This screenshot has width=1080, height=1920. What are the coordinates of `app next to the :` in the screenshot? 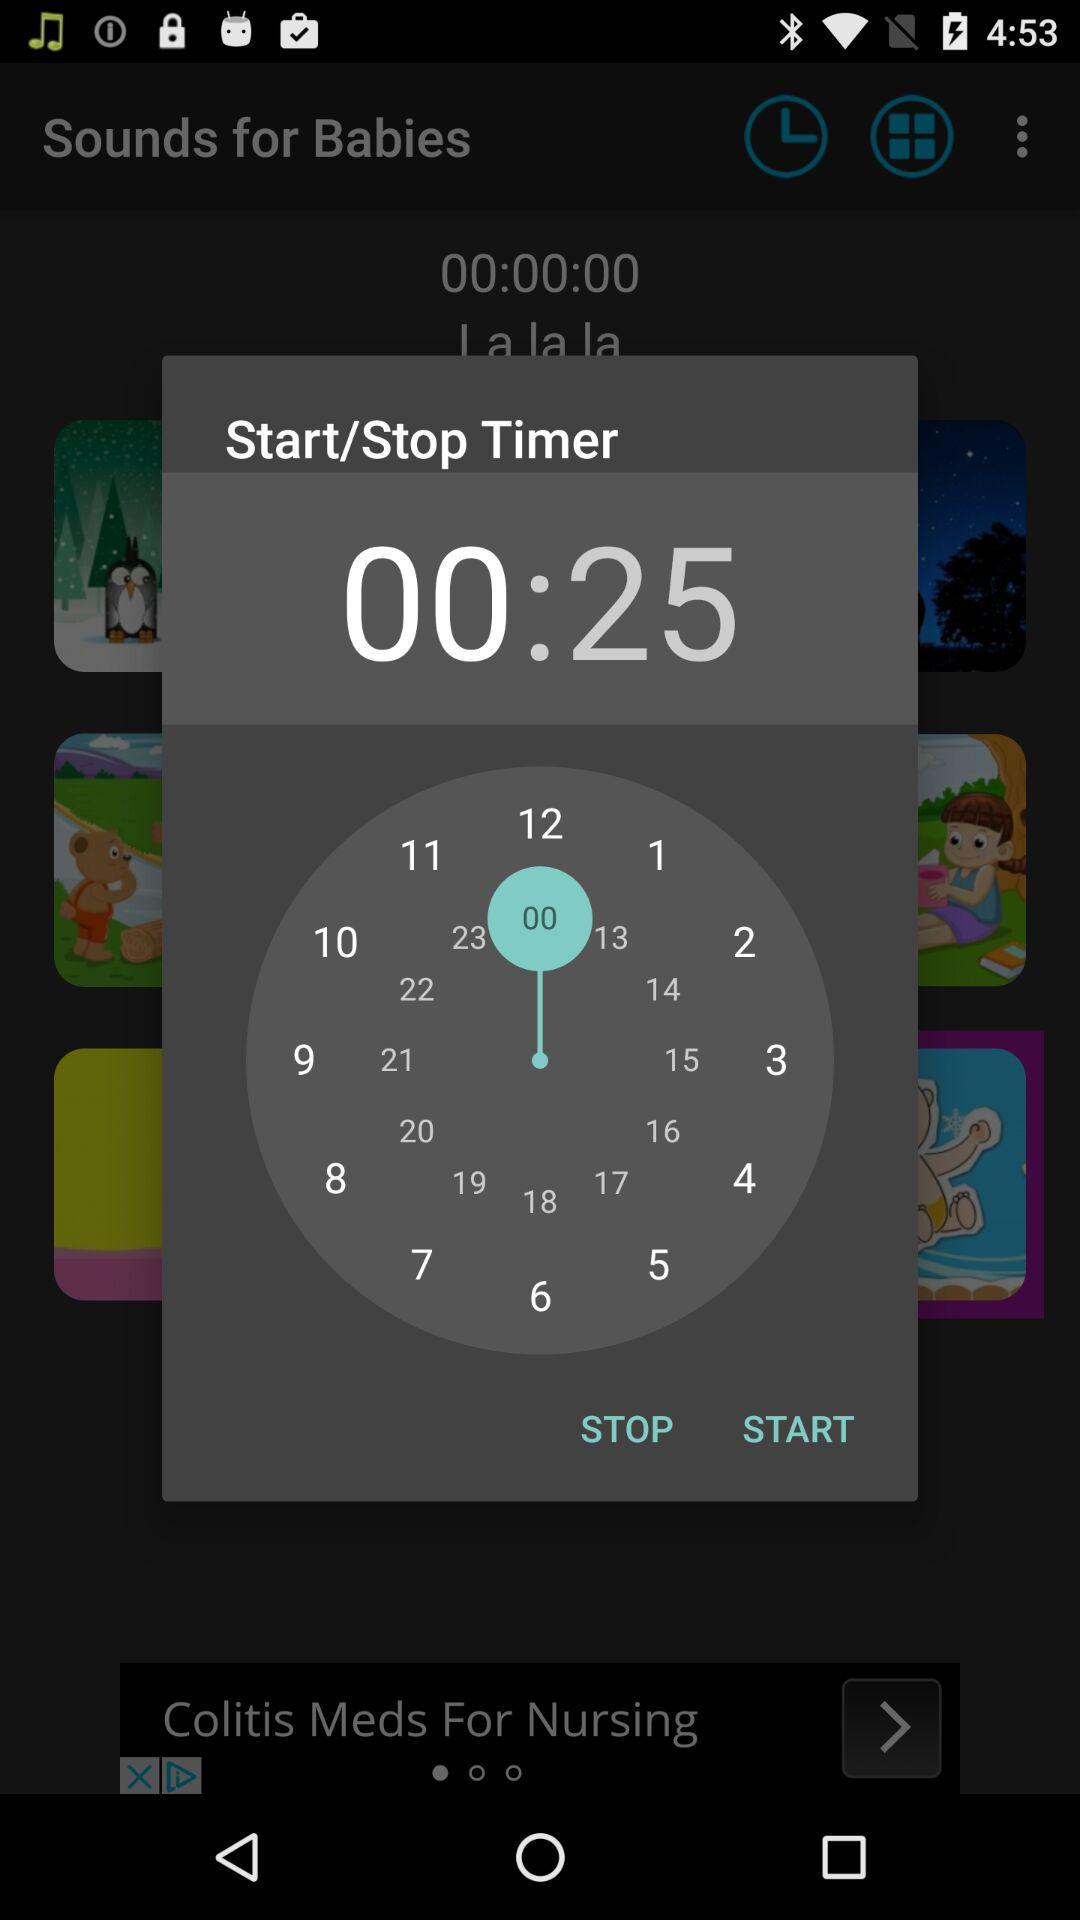 It's located at (425, 597).